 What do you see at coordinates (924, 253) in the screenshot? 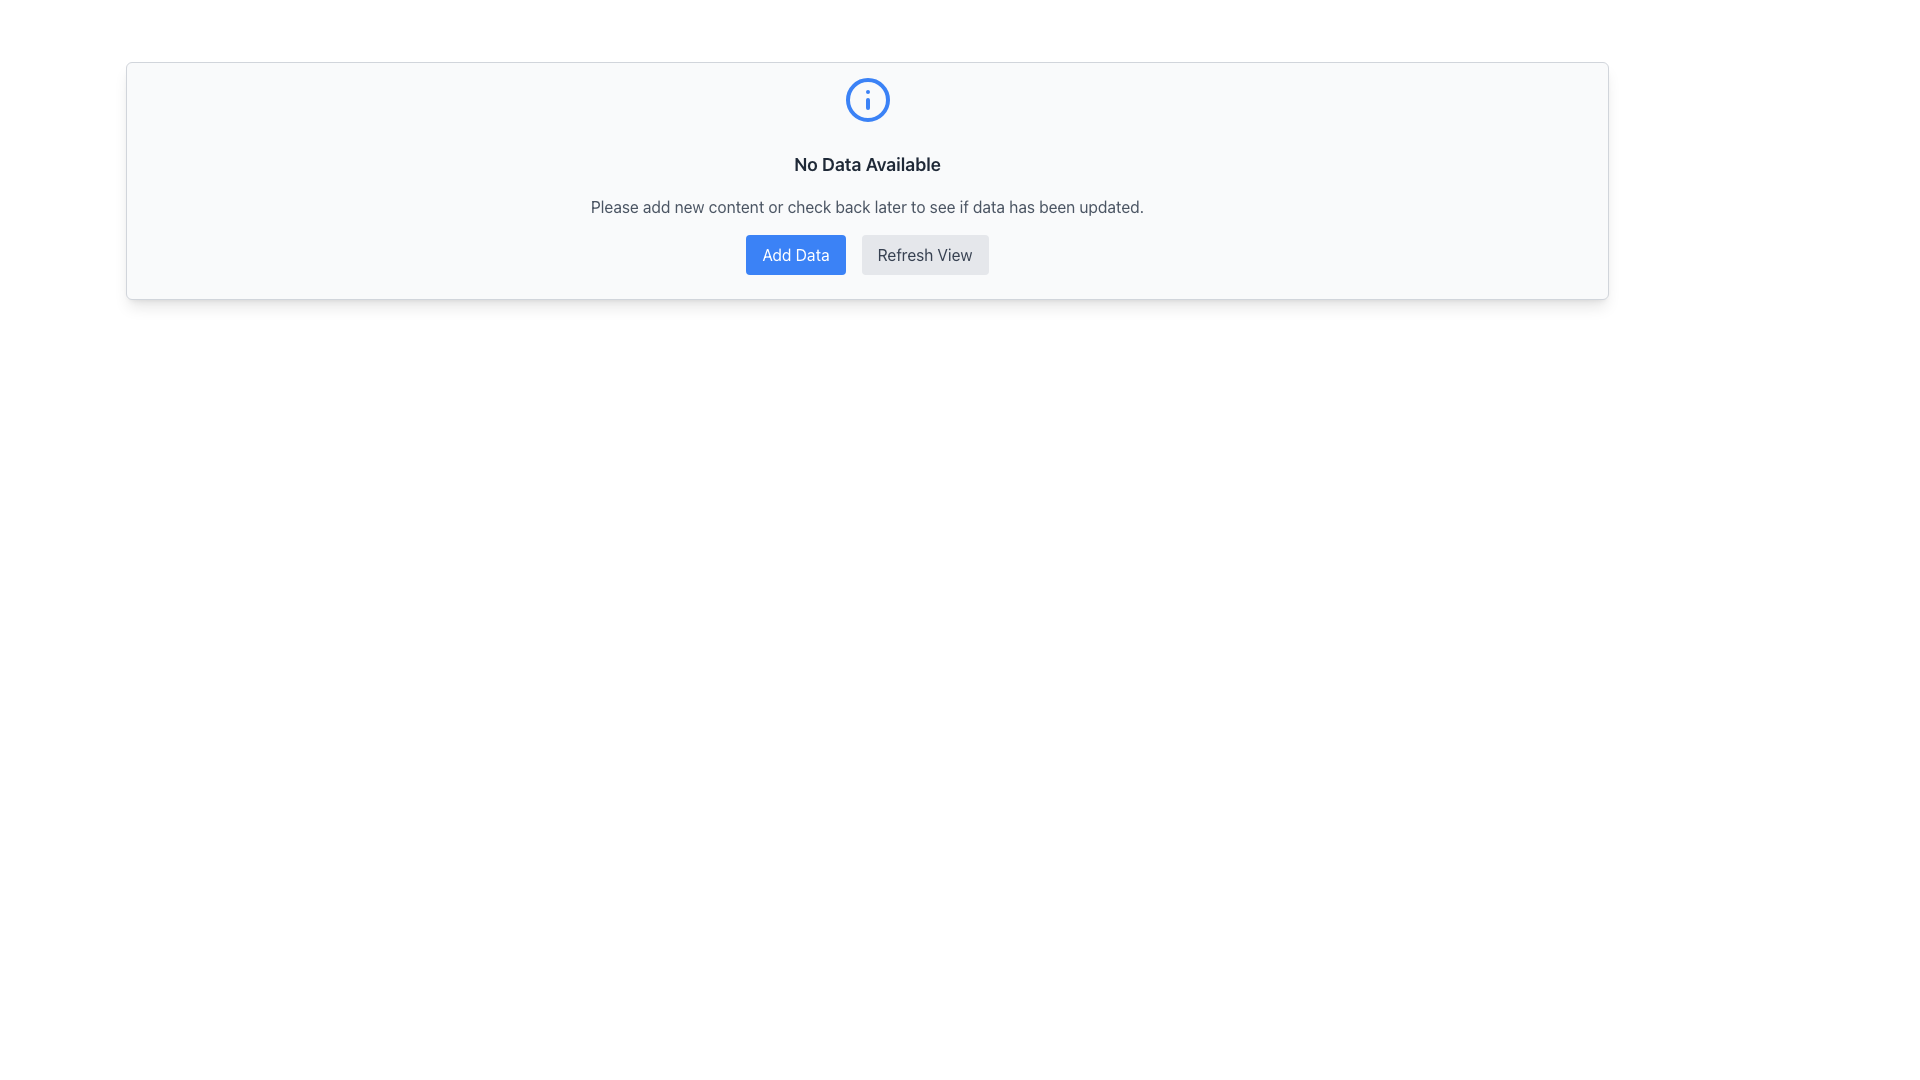
I see `the second button in the horizontal layout, located to the right of the 'Add Data' button, to observe the background color change` at bounding box center [924, 253].